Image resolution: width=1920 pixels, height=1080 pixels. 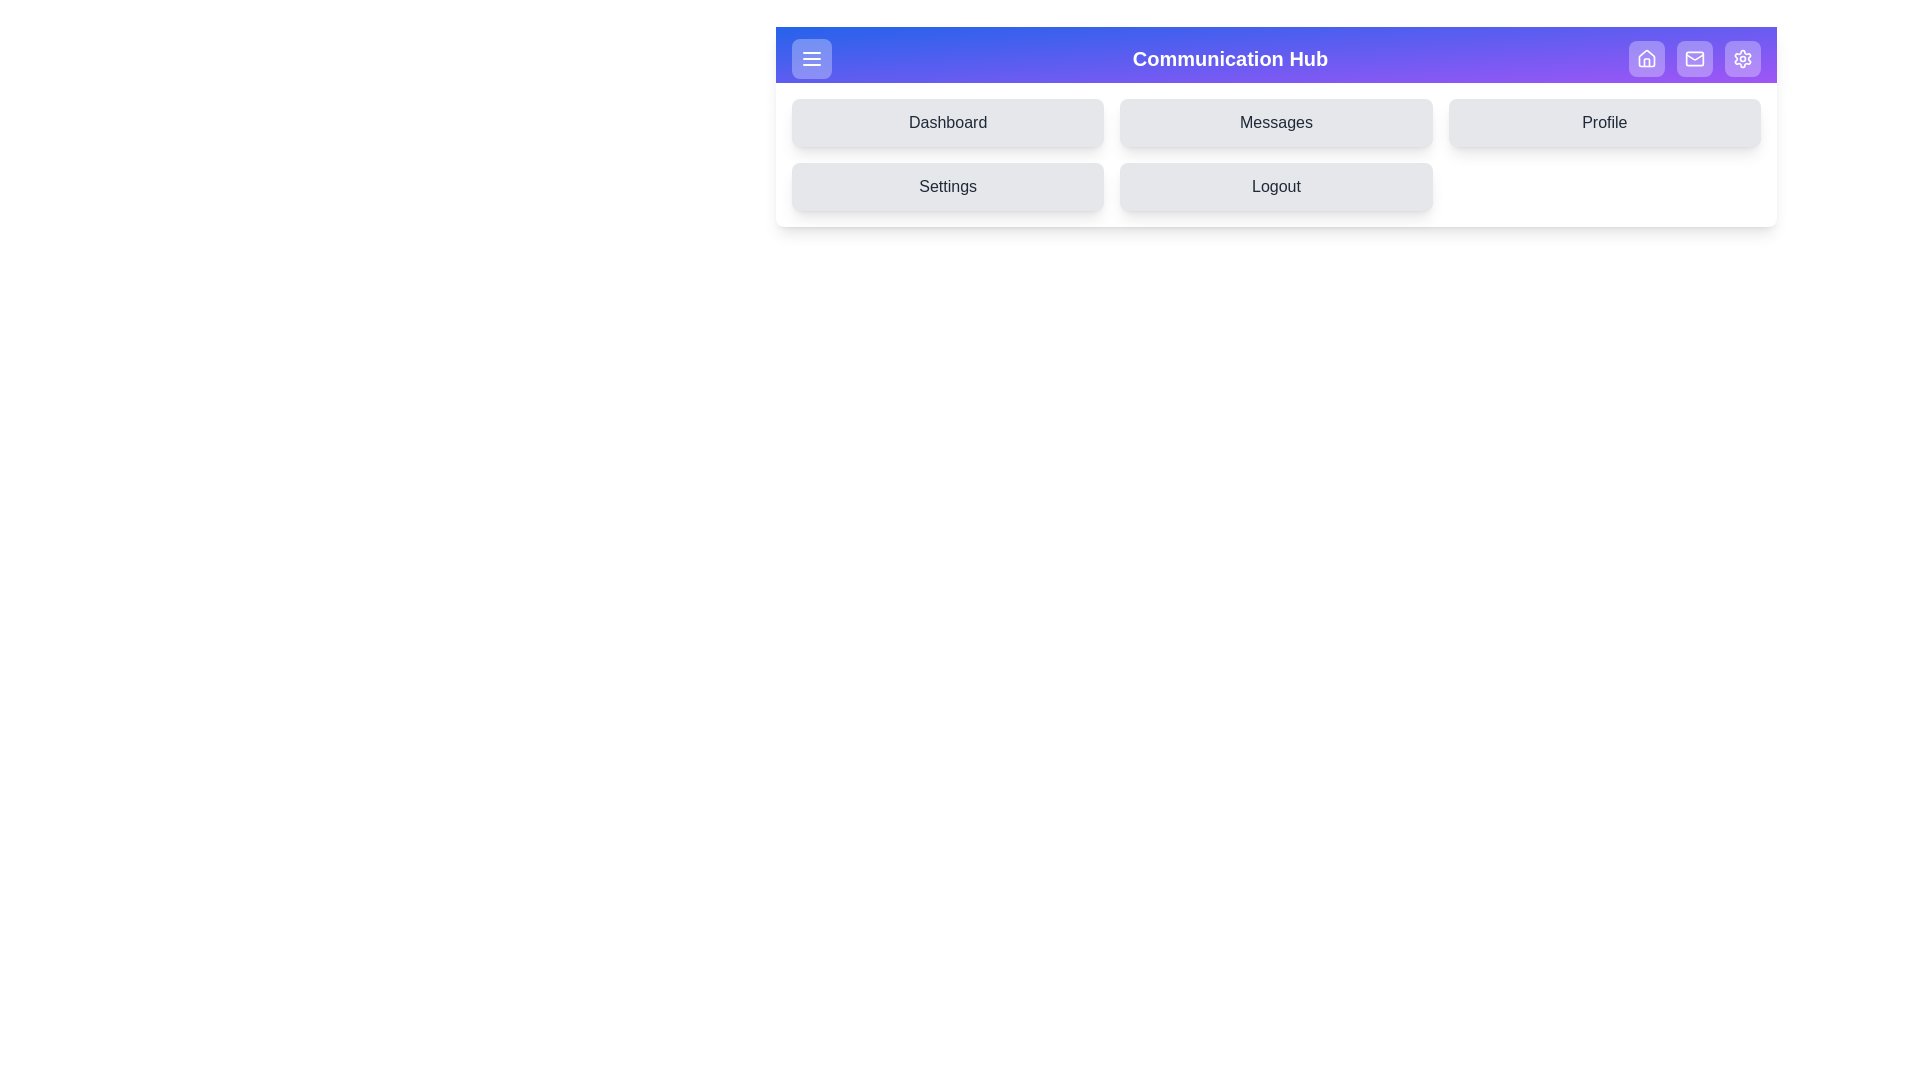 I want to click on the title 'Communication Hub' in the app bar, so click(x=1228, y=57).